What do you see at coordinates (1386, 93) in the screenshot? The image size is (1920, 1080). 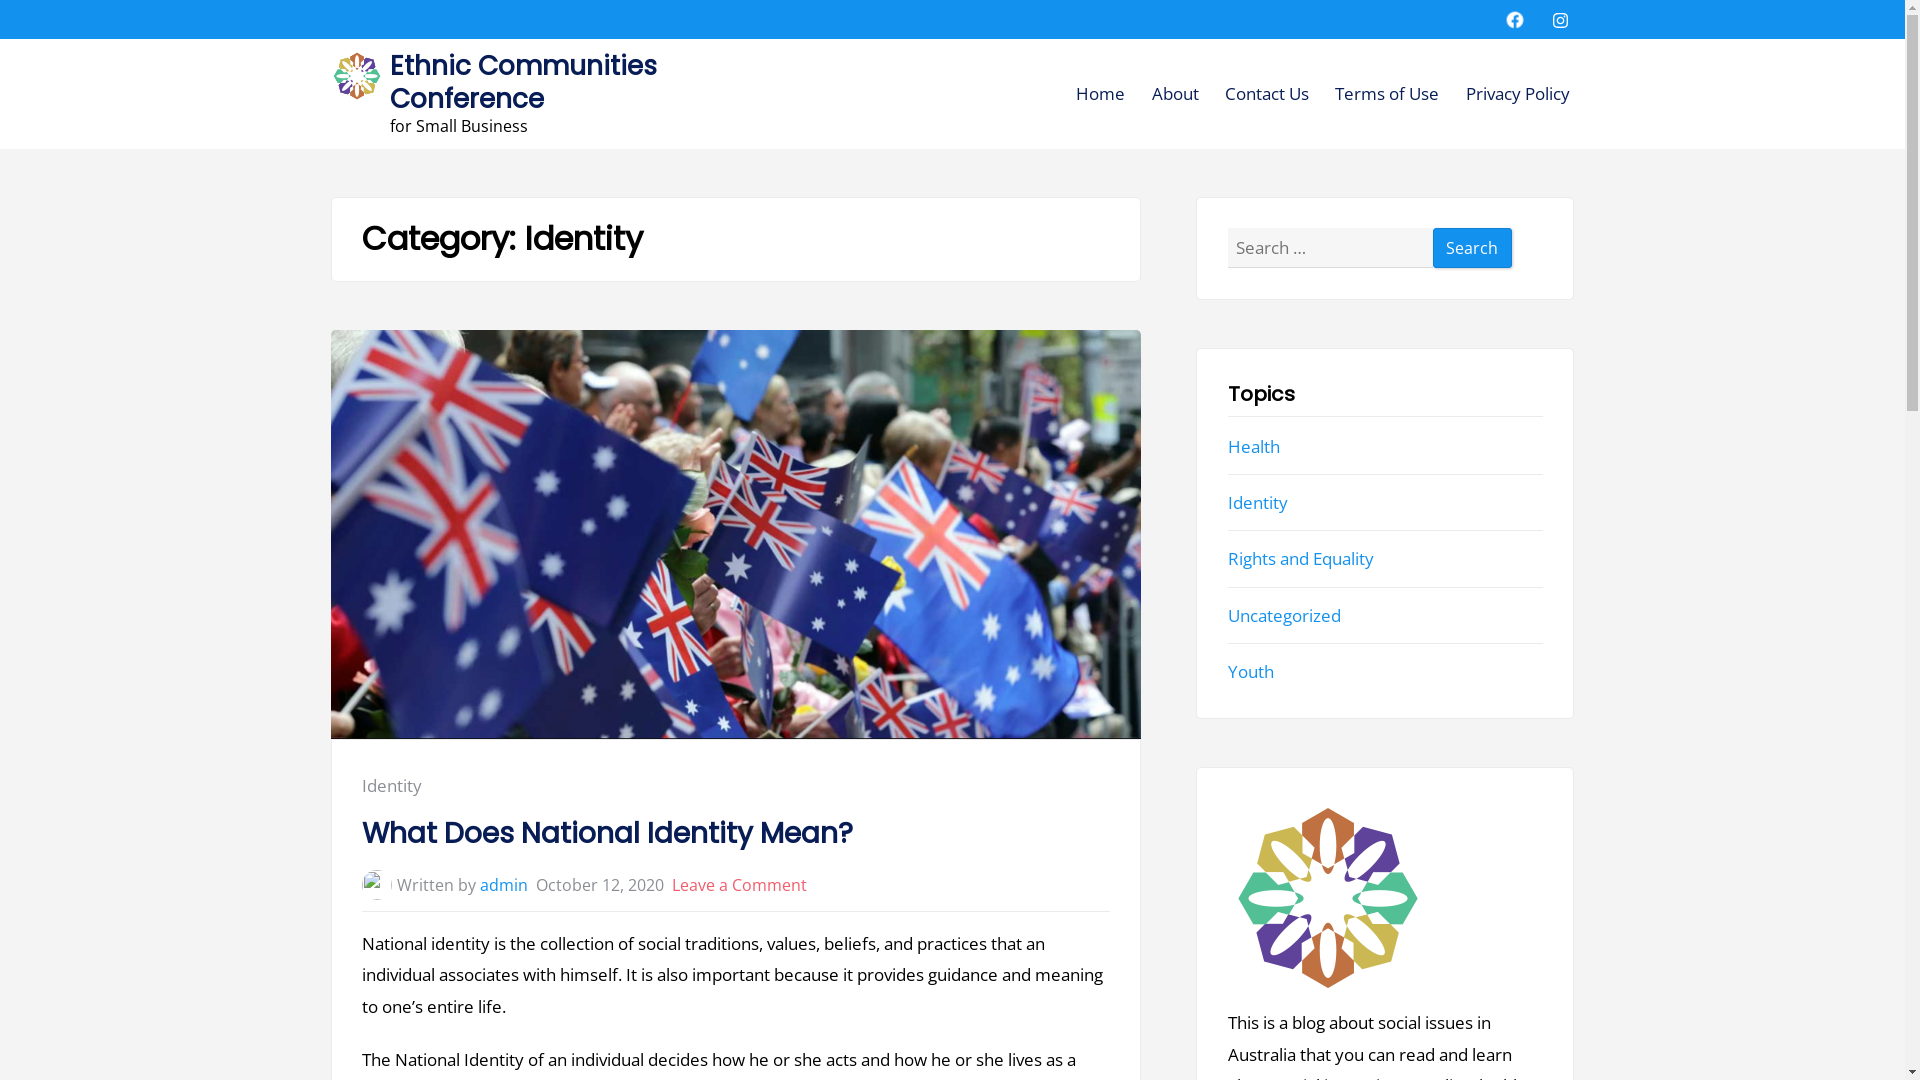 I see `'Terms of Use'` at bounding box center [1386, 93].